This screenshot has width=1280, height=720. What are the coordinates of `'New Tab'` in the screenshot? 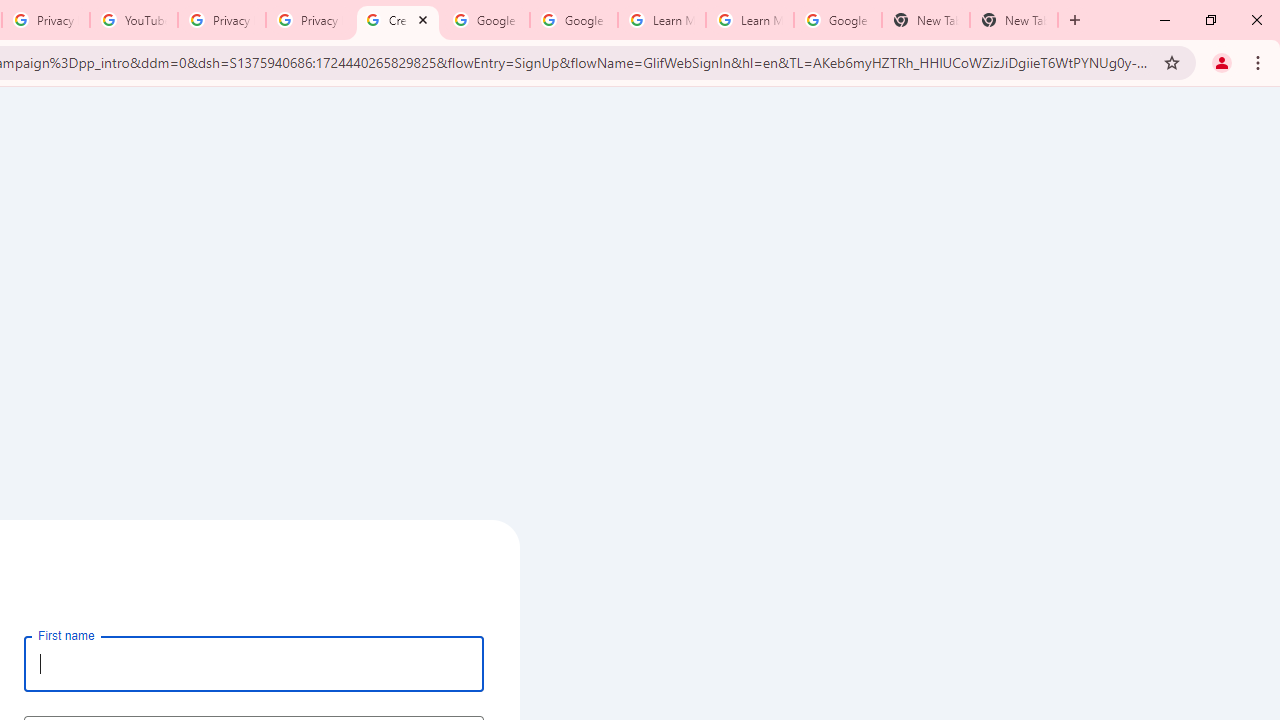 It's located at (1014, 20).